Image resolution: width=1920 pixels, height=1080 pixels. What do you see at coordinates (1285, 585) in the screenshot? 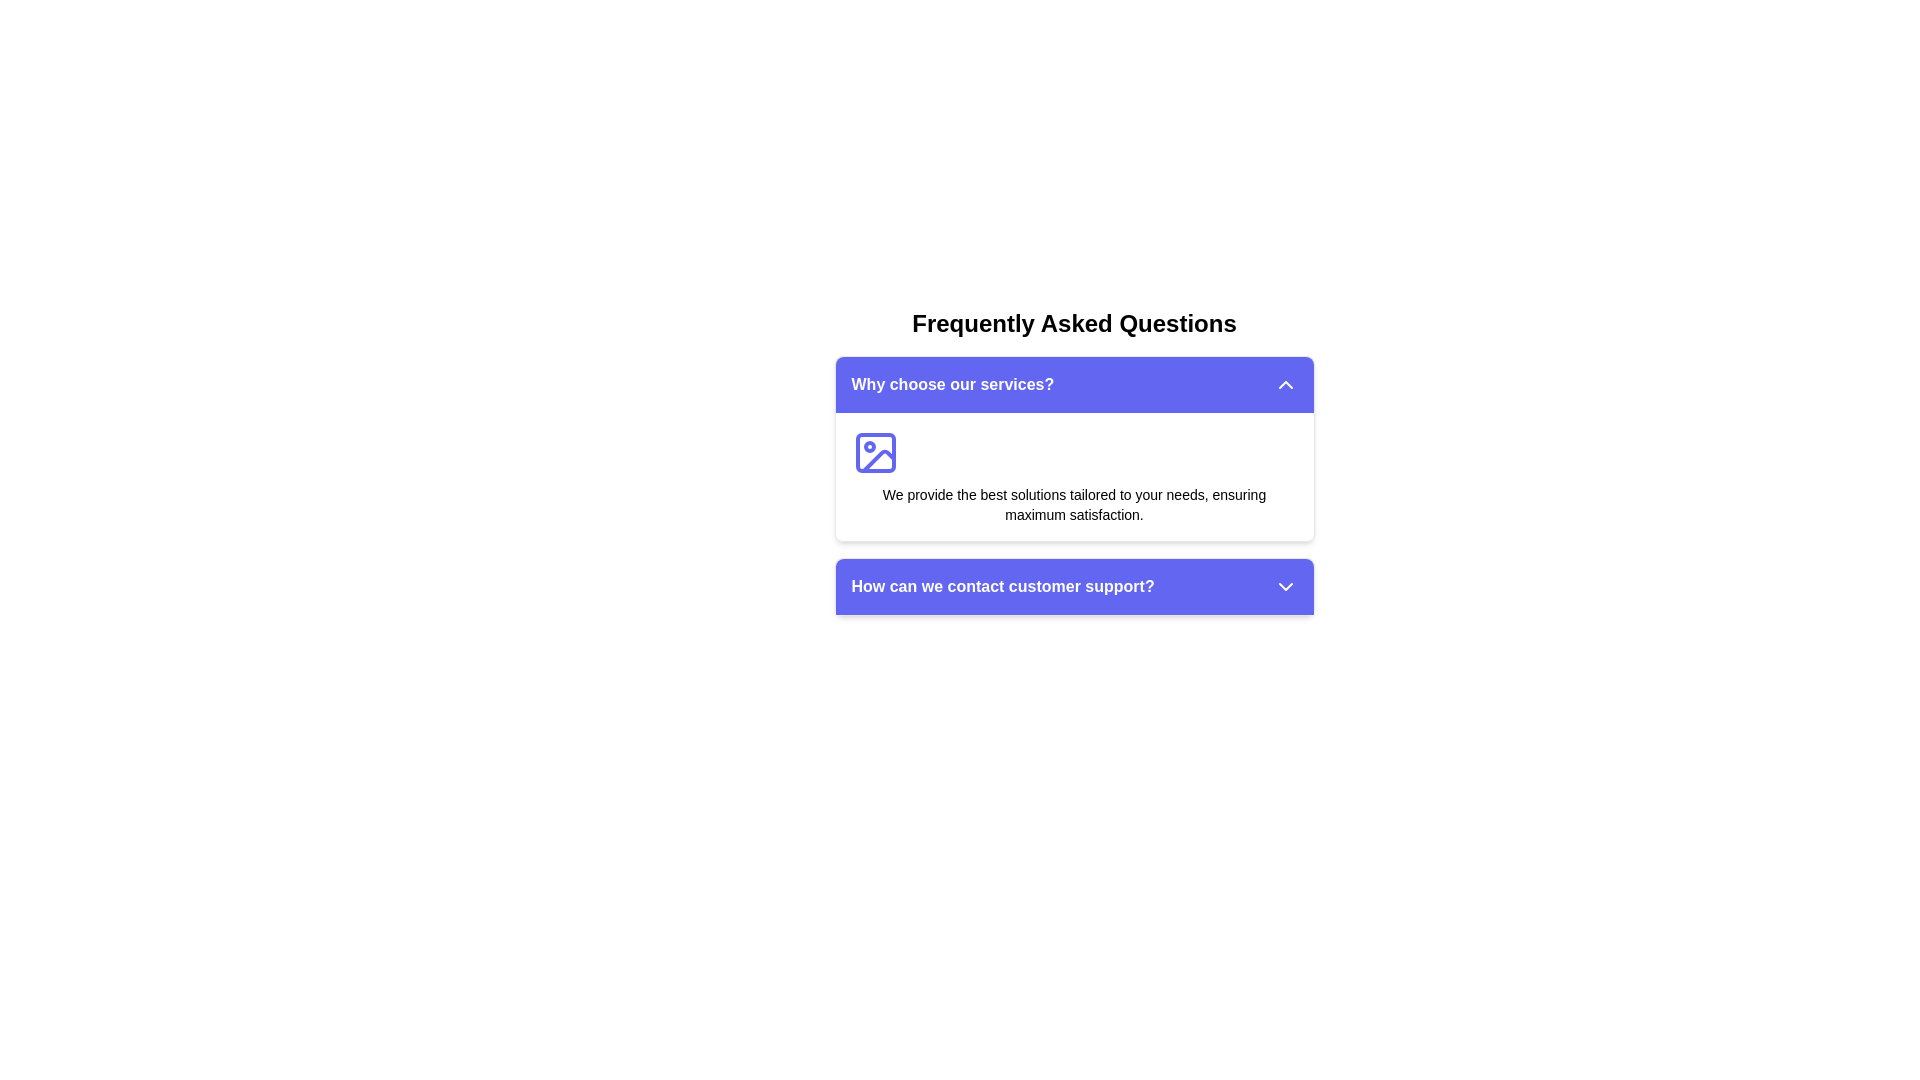
I see `the chevron-down icon located at the top-right corner of the bar labeled 'How can we contact customer support?'` at bounding box center [1285, 585].